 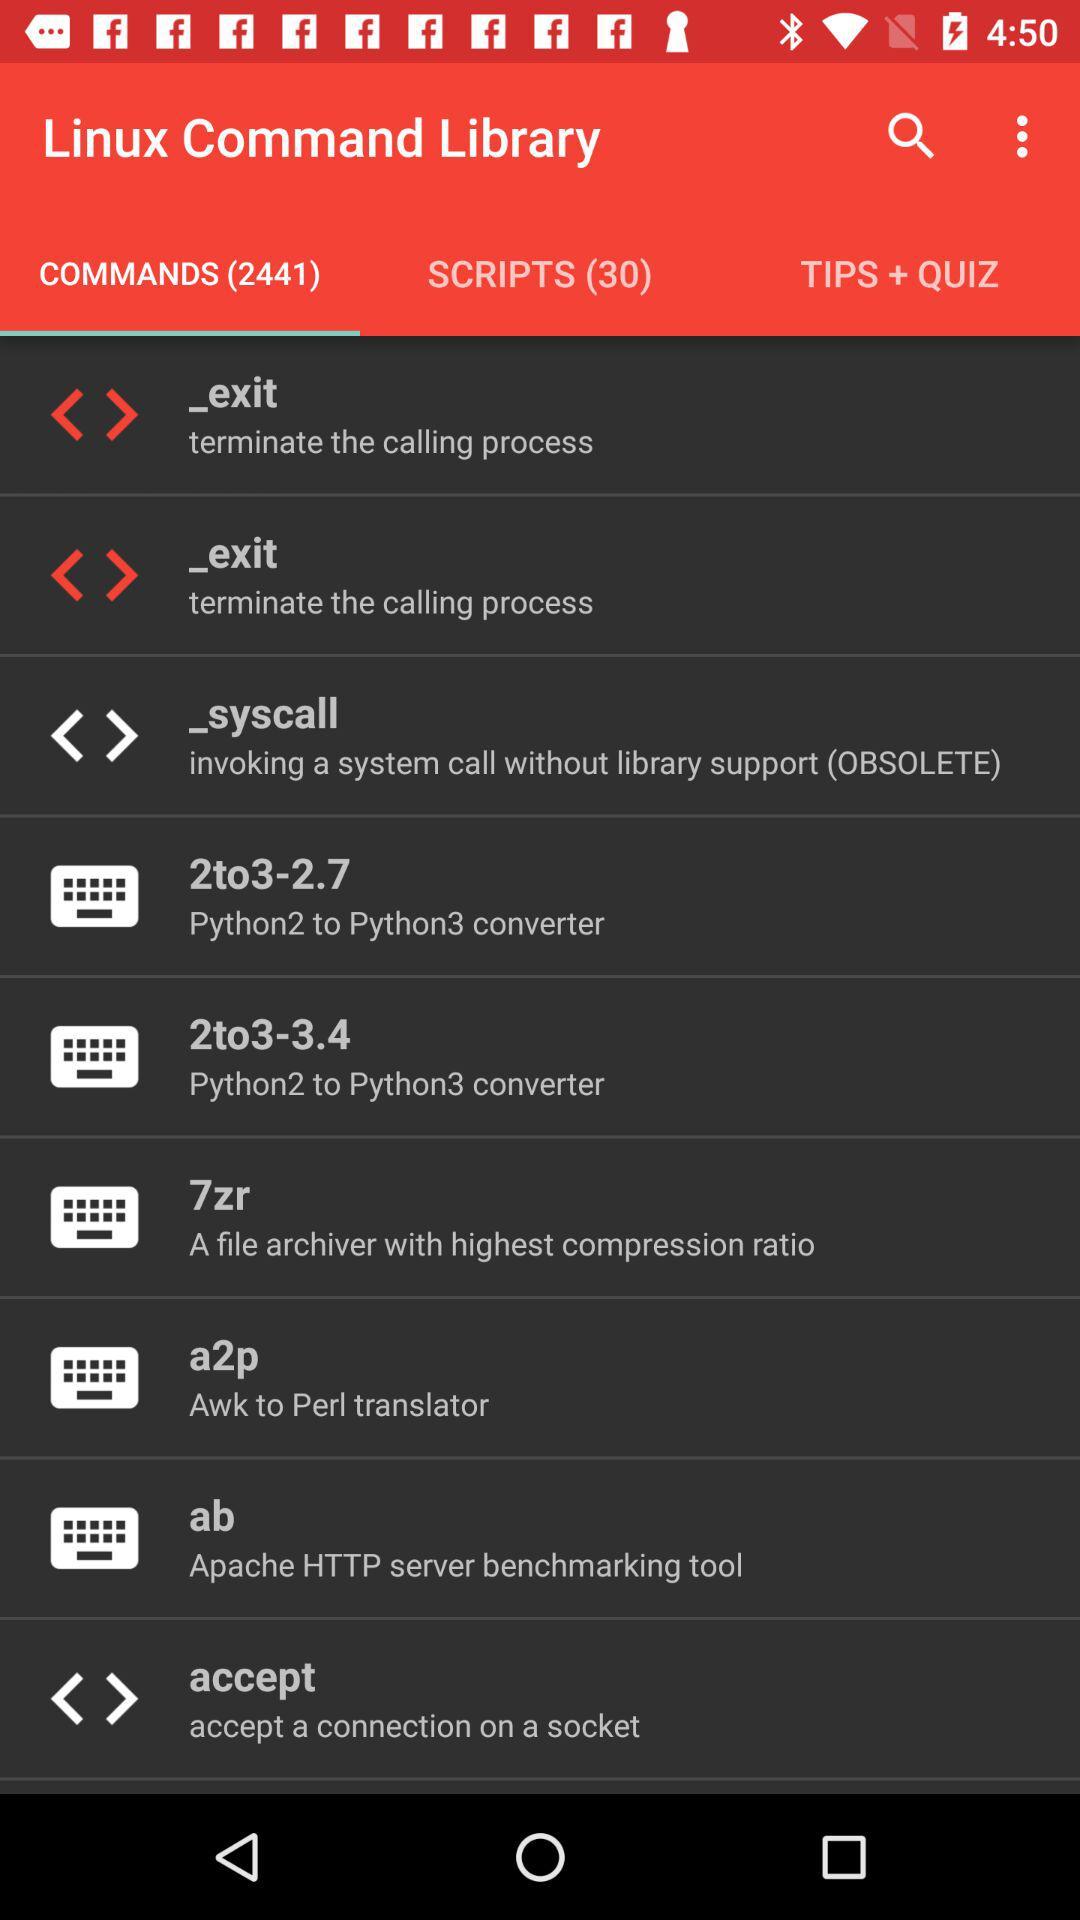 What do you see at coordinates (466, 1563) in the screenshot?
I see `the apache http server item` at bounding box center [466, 1563].